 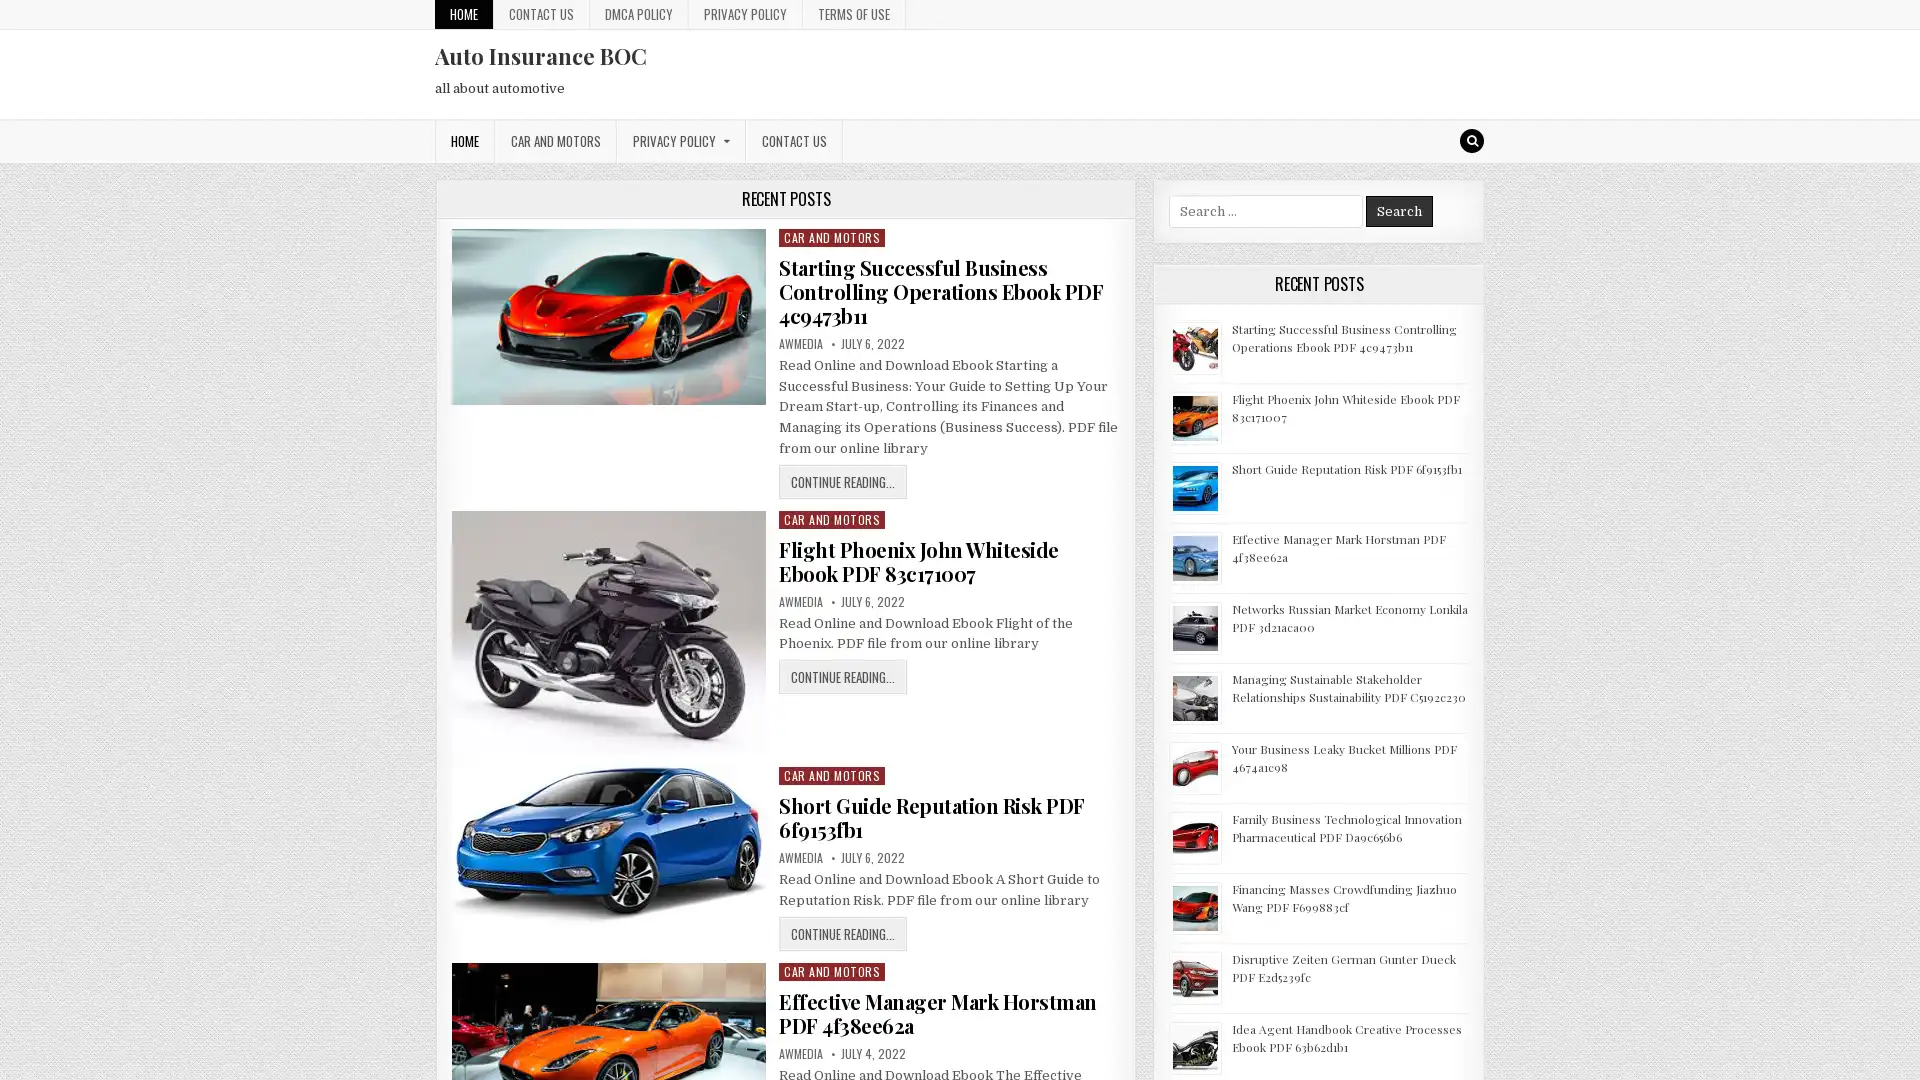 What do you see at coordinates (1398, 211) in the screenshot?
I see `Search` at bounding box center [1398, 211].